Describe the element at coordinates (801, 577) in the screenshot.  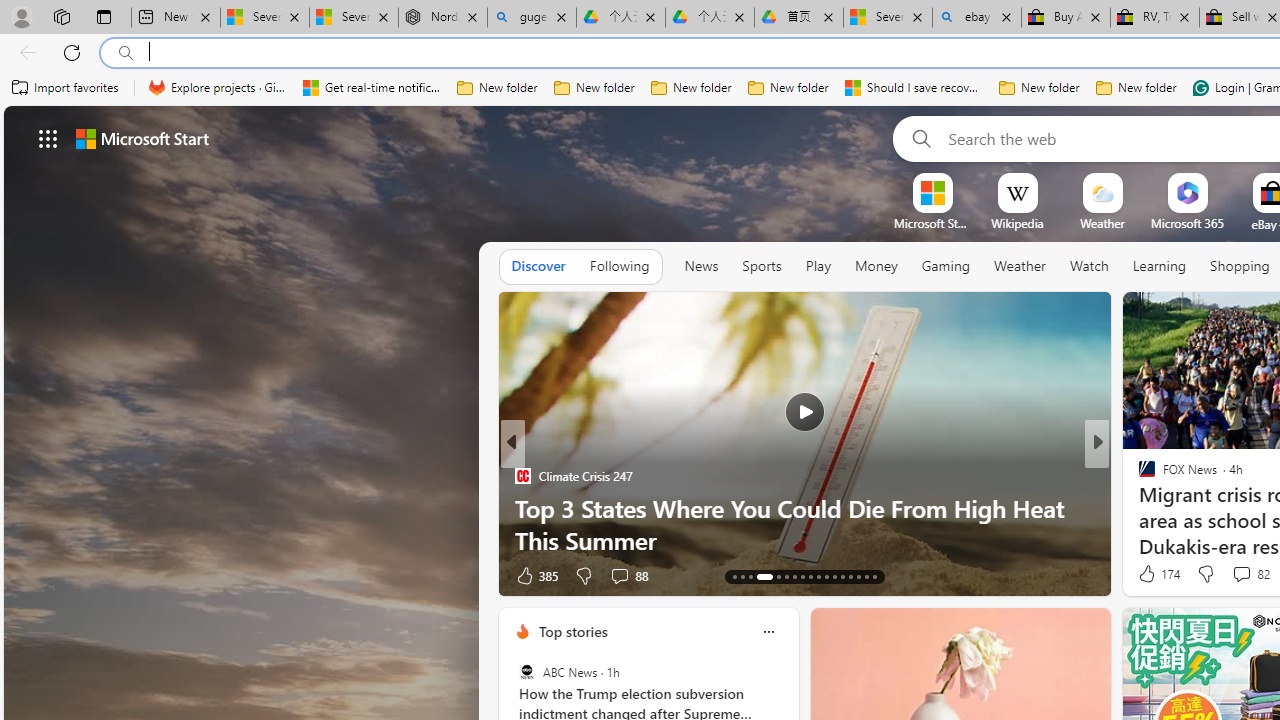
I see `'AutomationID: tab-20'` at that location.